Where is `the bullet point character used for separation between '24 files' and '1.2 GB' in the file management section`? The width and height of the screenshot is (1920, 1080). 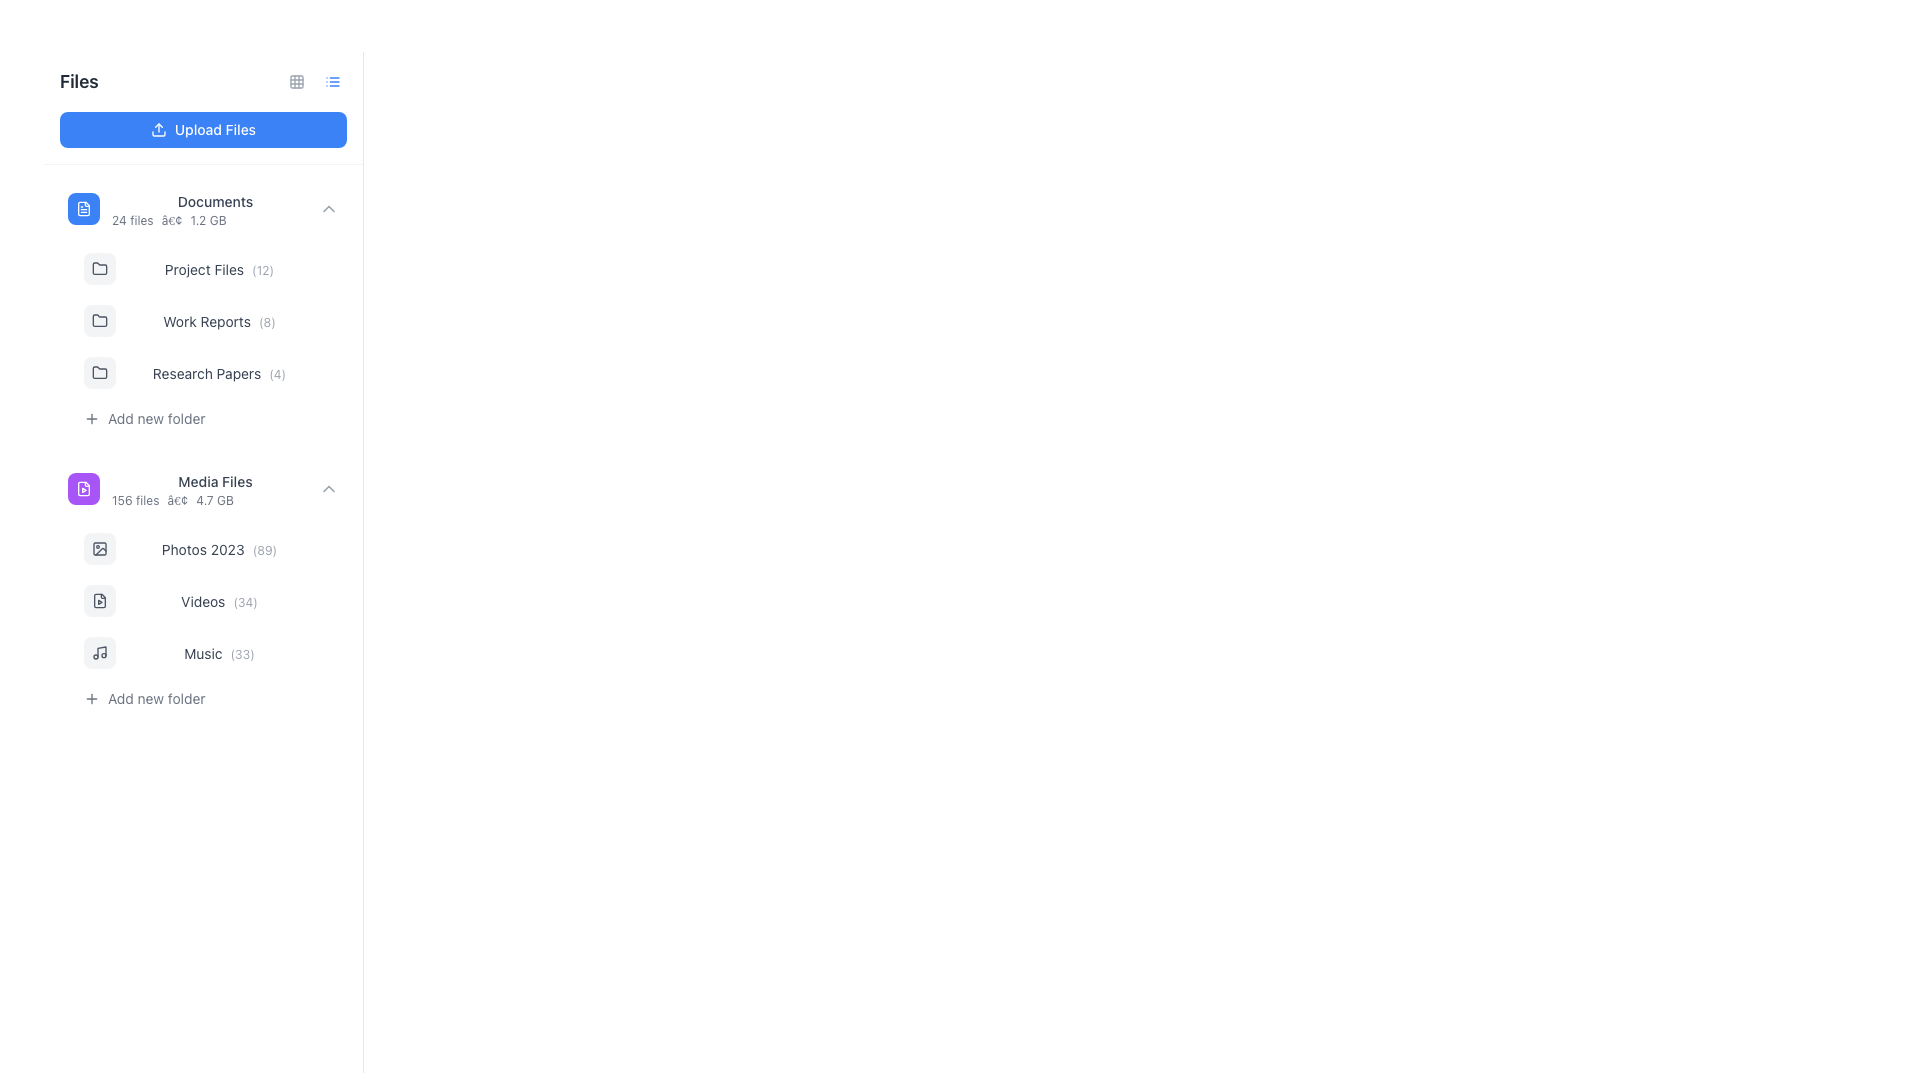 the bullet point character used for separation between '24 files' and '1.2 GB' in the file management section is located at coordinates (172, 220).